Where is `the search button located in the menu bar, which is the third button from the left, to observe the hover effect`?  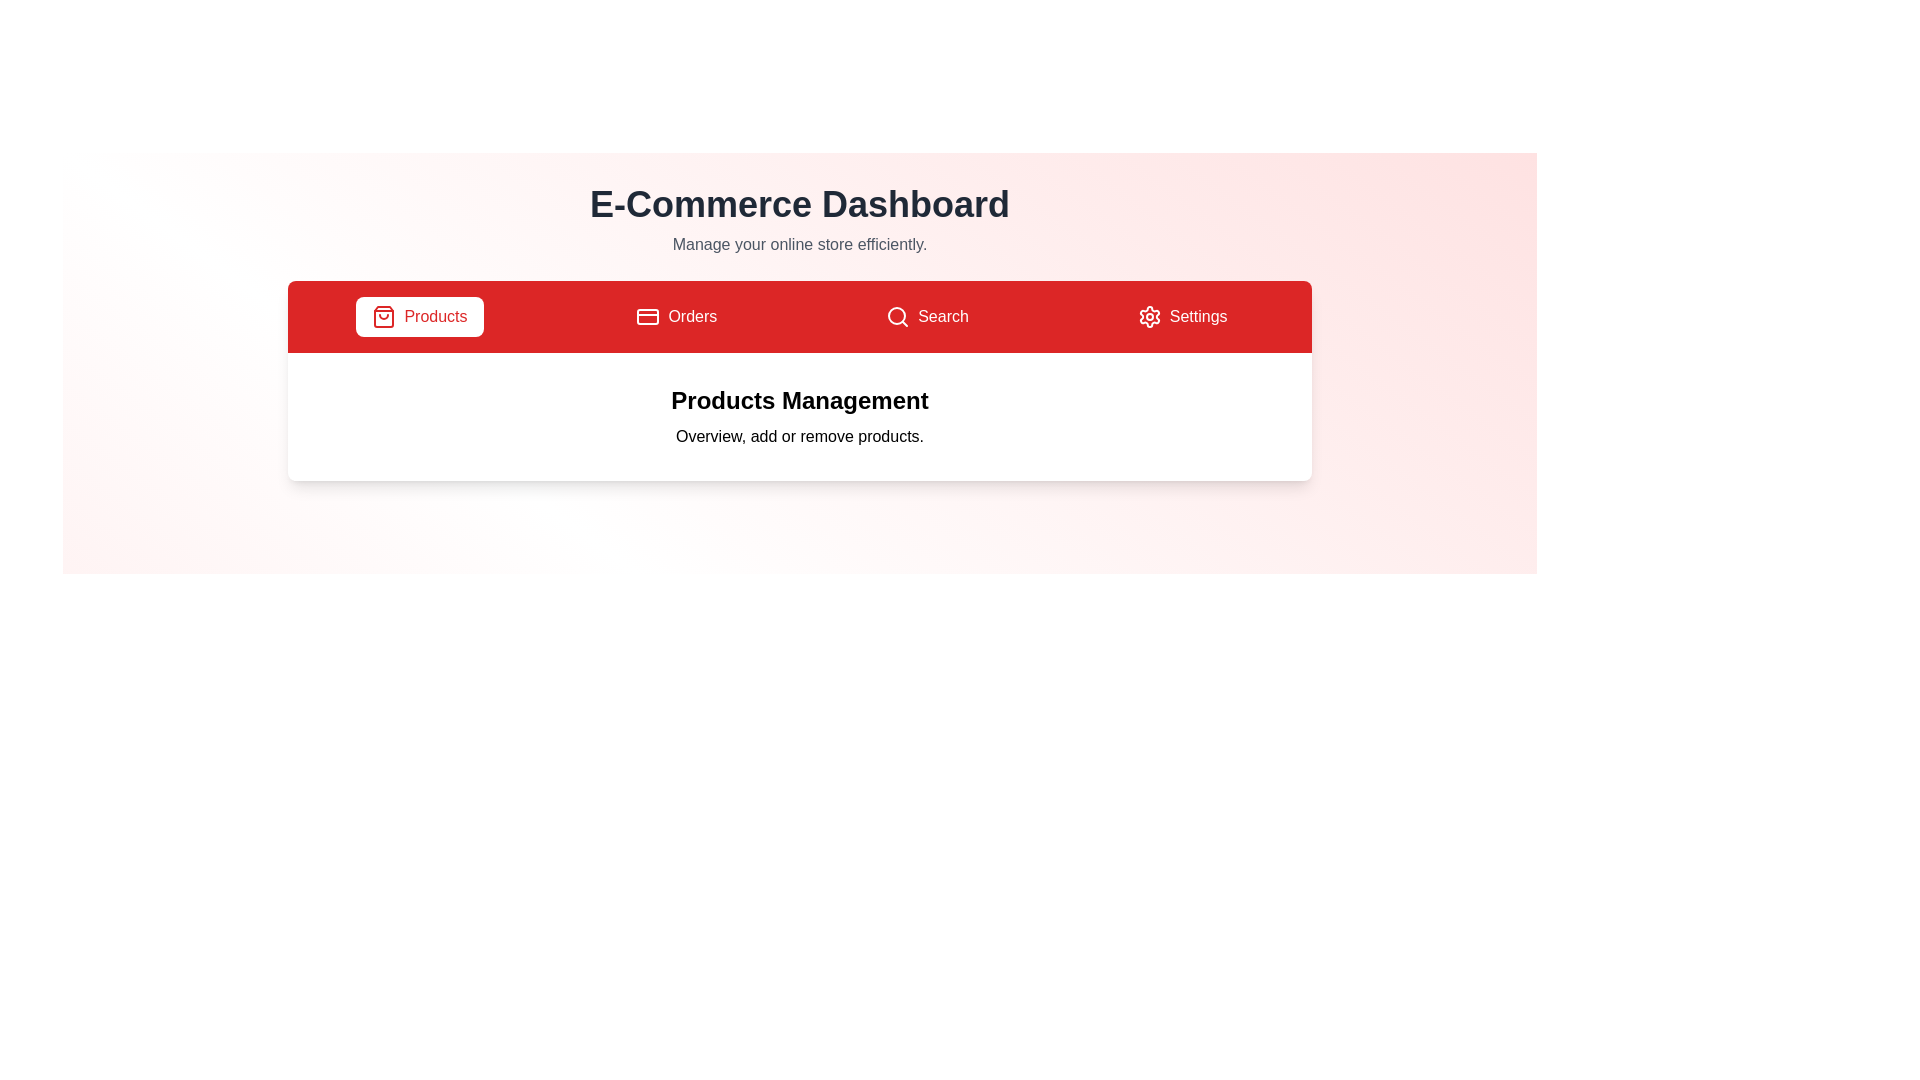 the search button located in the menu bar, which is the third button from the left, to observe the hover effect is located at coordinates (926, 315).